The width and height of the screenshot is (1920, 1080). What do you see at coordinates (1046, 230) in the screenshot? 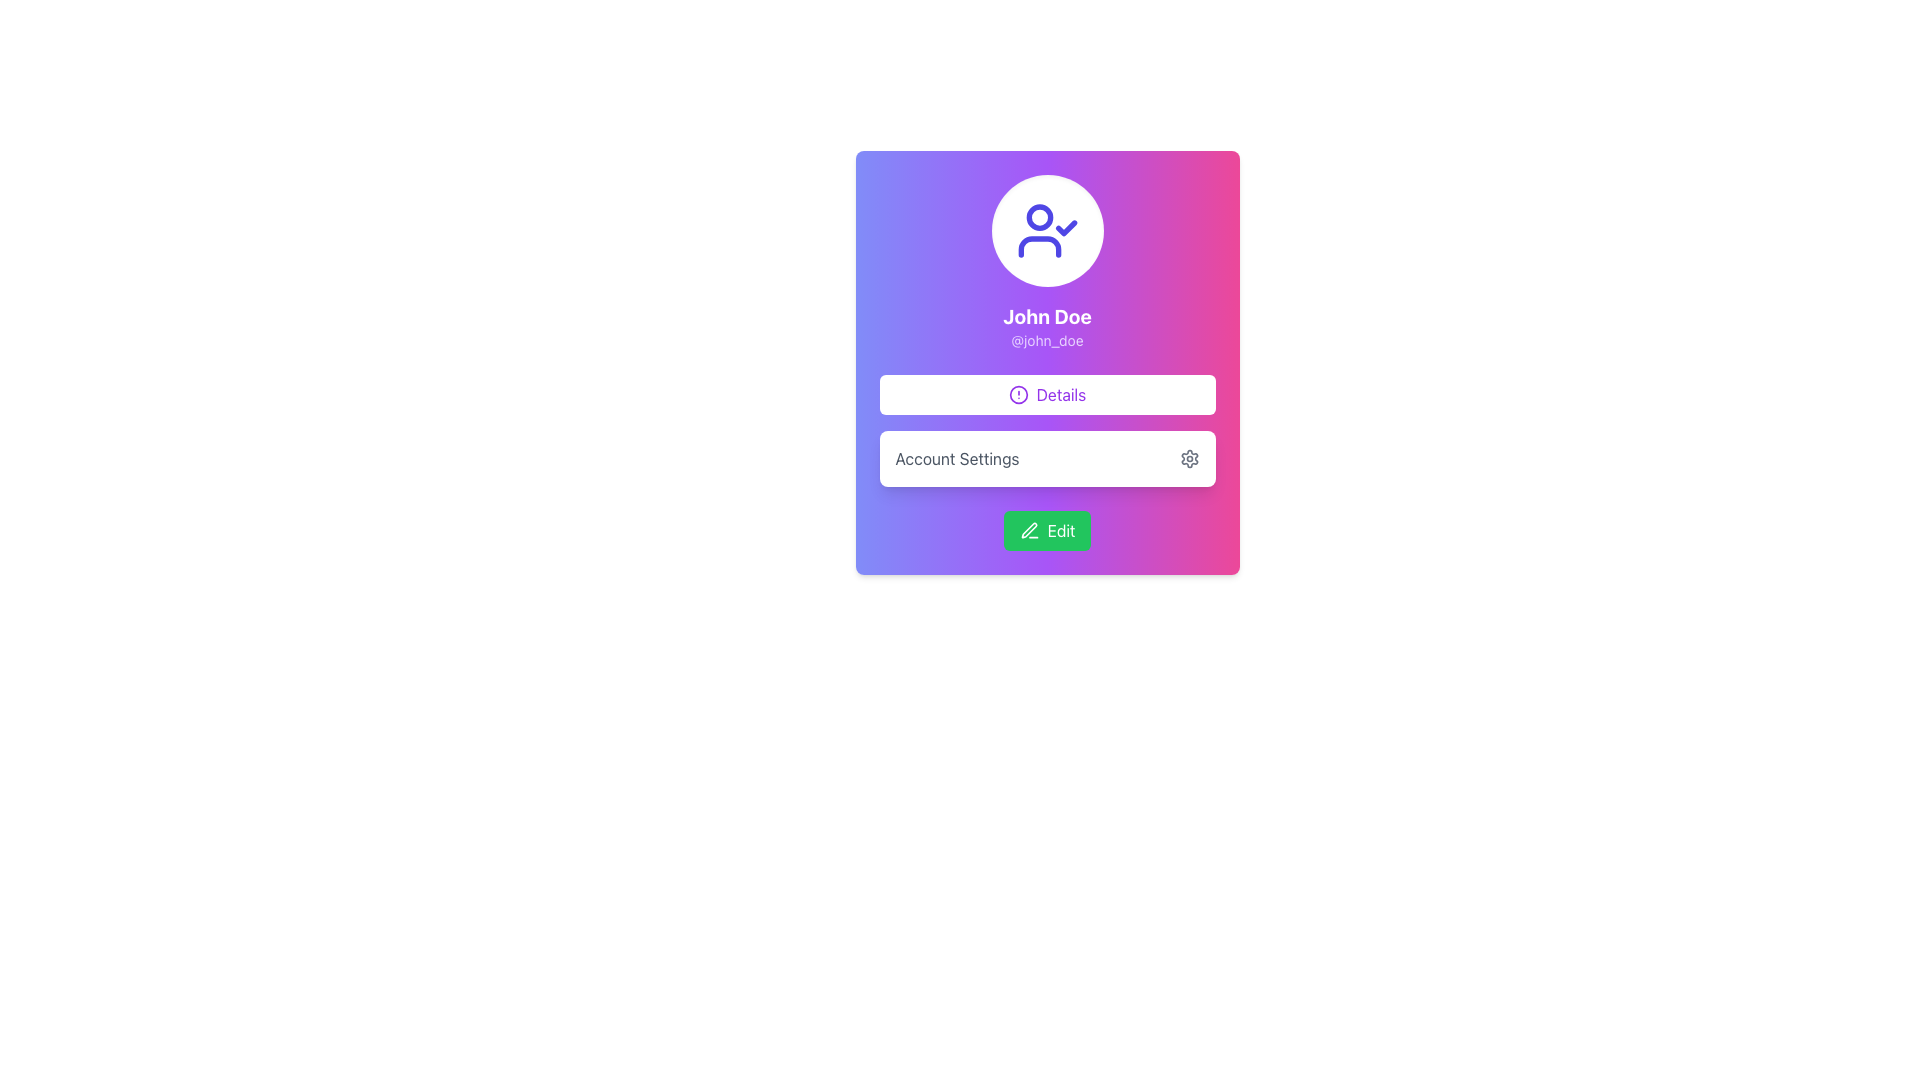
I see `SVG icon representing a user with a checkmark overlay, which is styled with purple coloring and located at the center of the circular area in the top section of the card layout` at bounding box center [1046, 230].